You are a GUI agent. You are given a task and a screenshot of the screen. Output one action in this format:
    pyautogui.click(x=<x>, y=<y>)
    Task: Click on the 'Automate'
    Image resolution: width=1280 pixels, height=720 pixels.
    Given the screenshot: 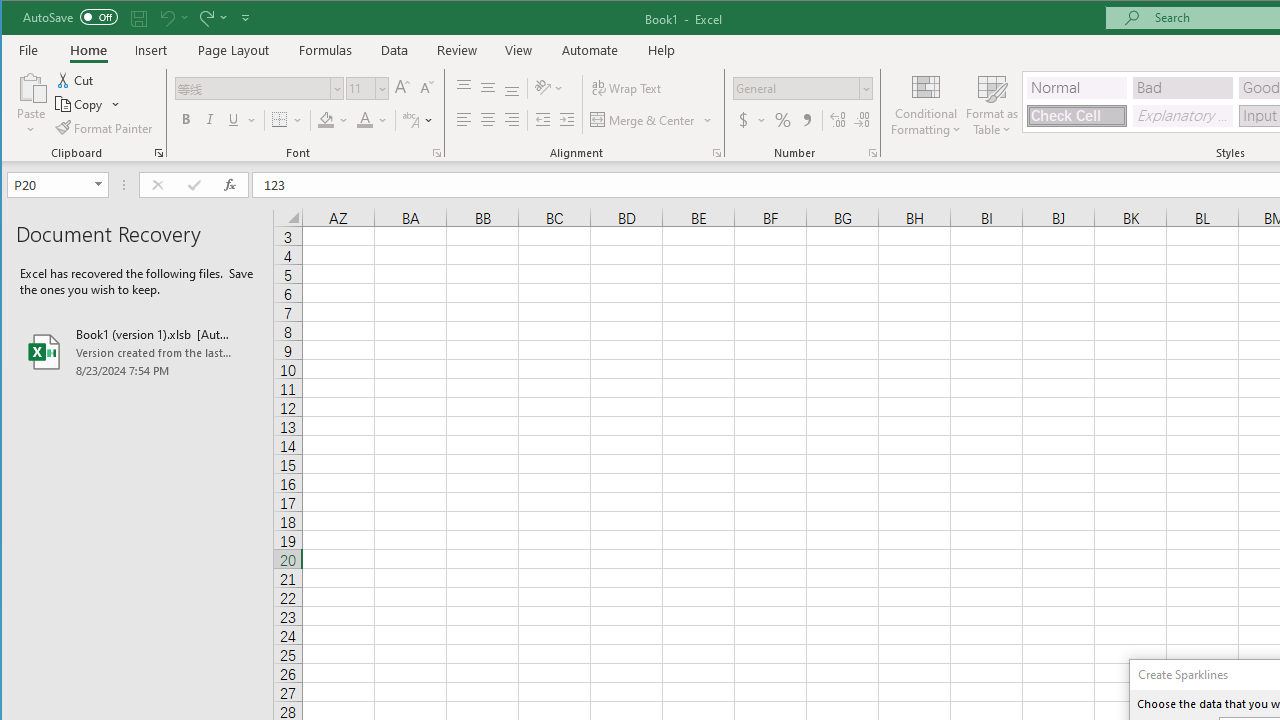 What is the action you would take?
    pyautogui.click(x=589, y=49)
    